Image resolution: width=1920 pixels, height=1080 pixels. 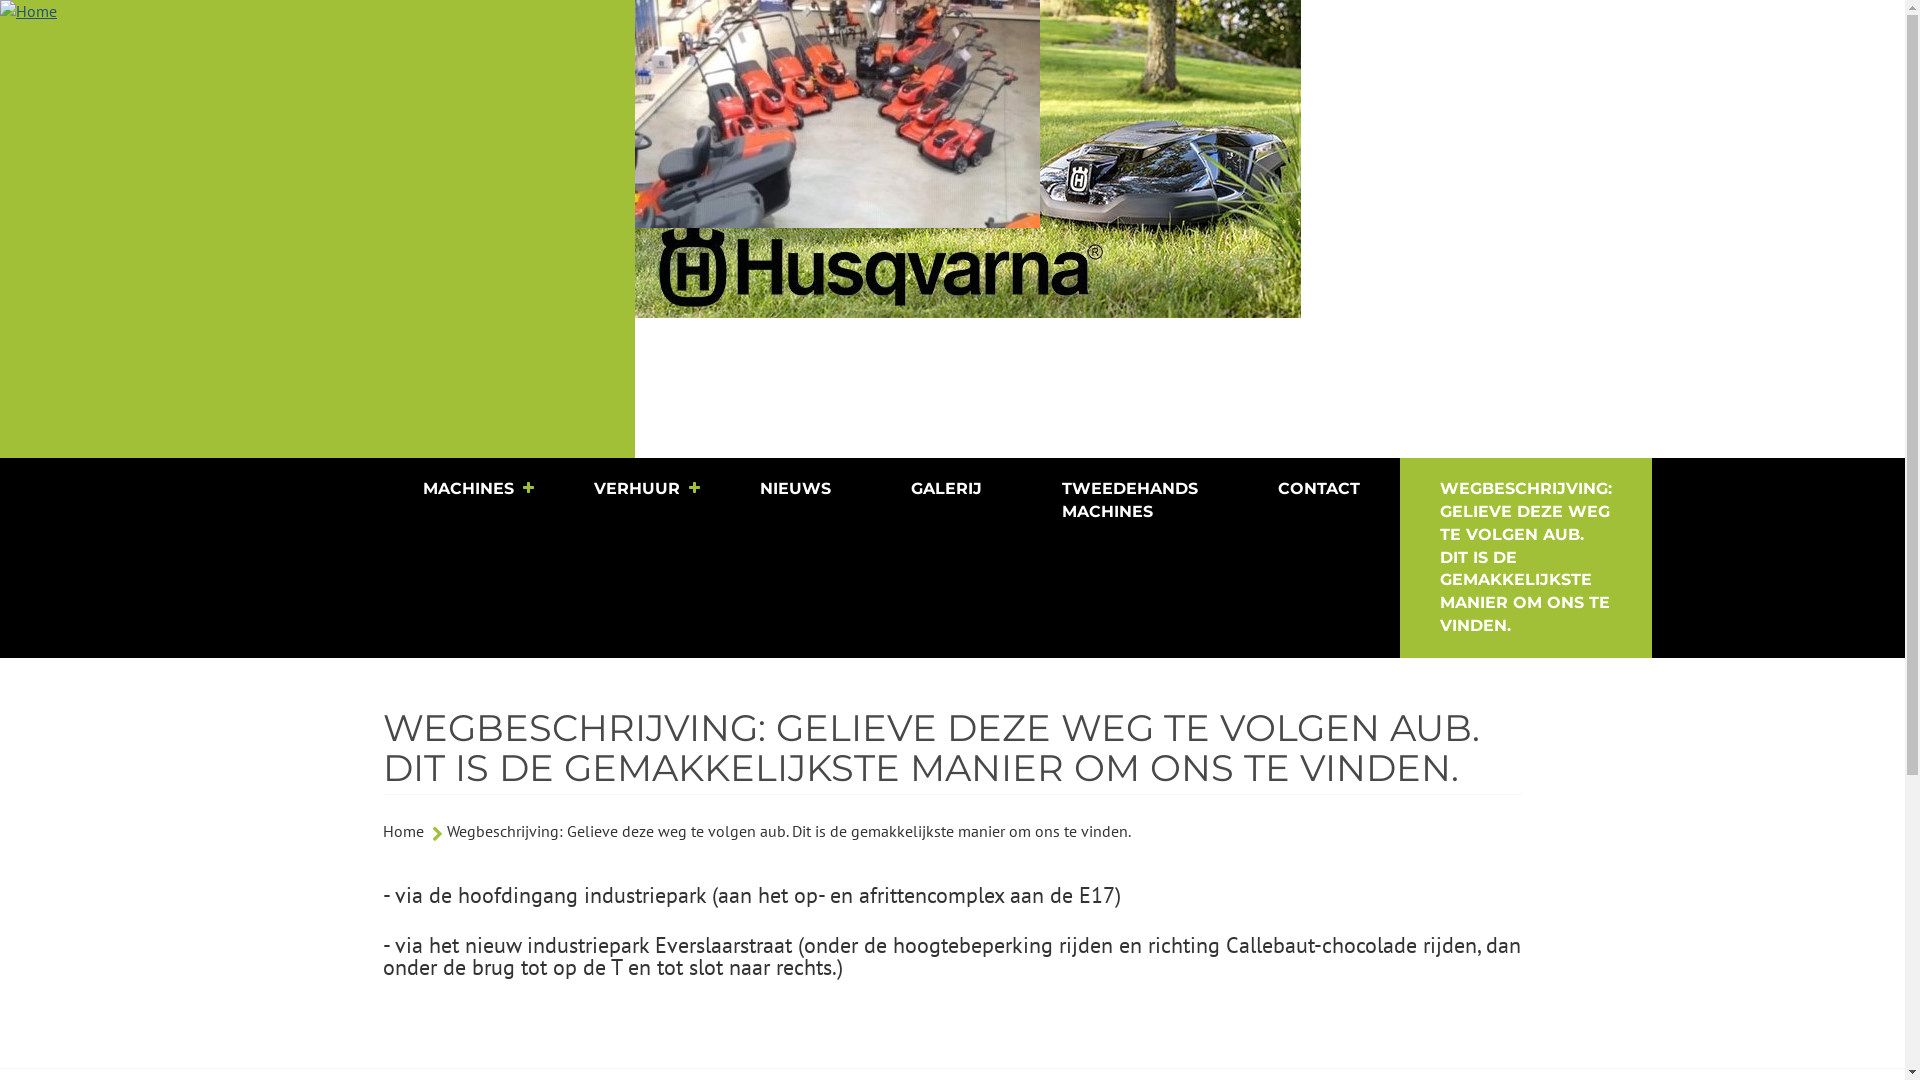 What do you see at coordinates (944, 489) in the screenshot?
I see `'GALERIJ'` at bounding box center [944, 489].